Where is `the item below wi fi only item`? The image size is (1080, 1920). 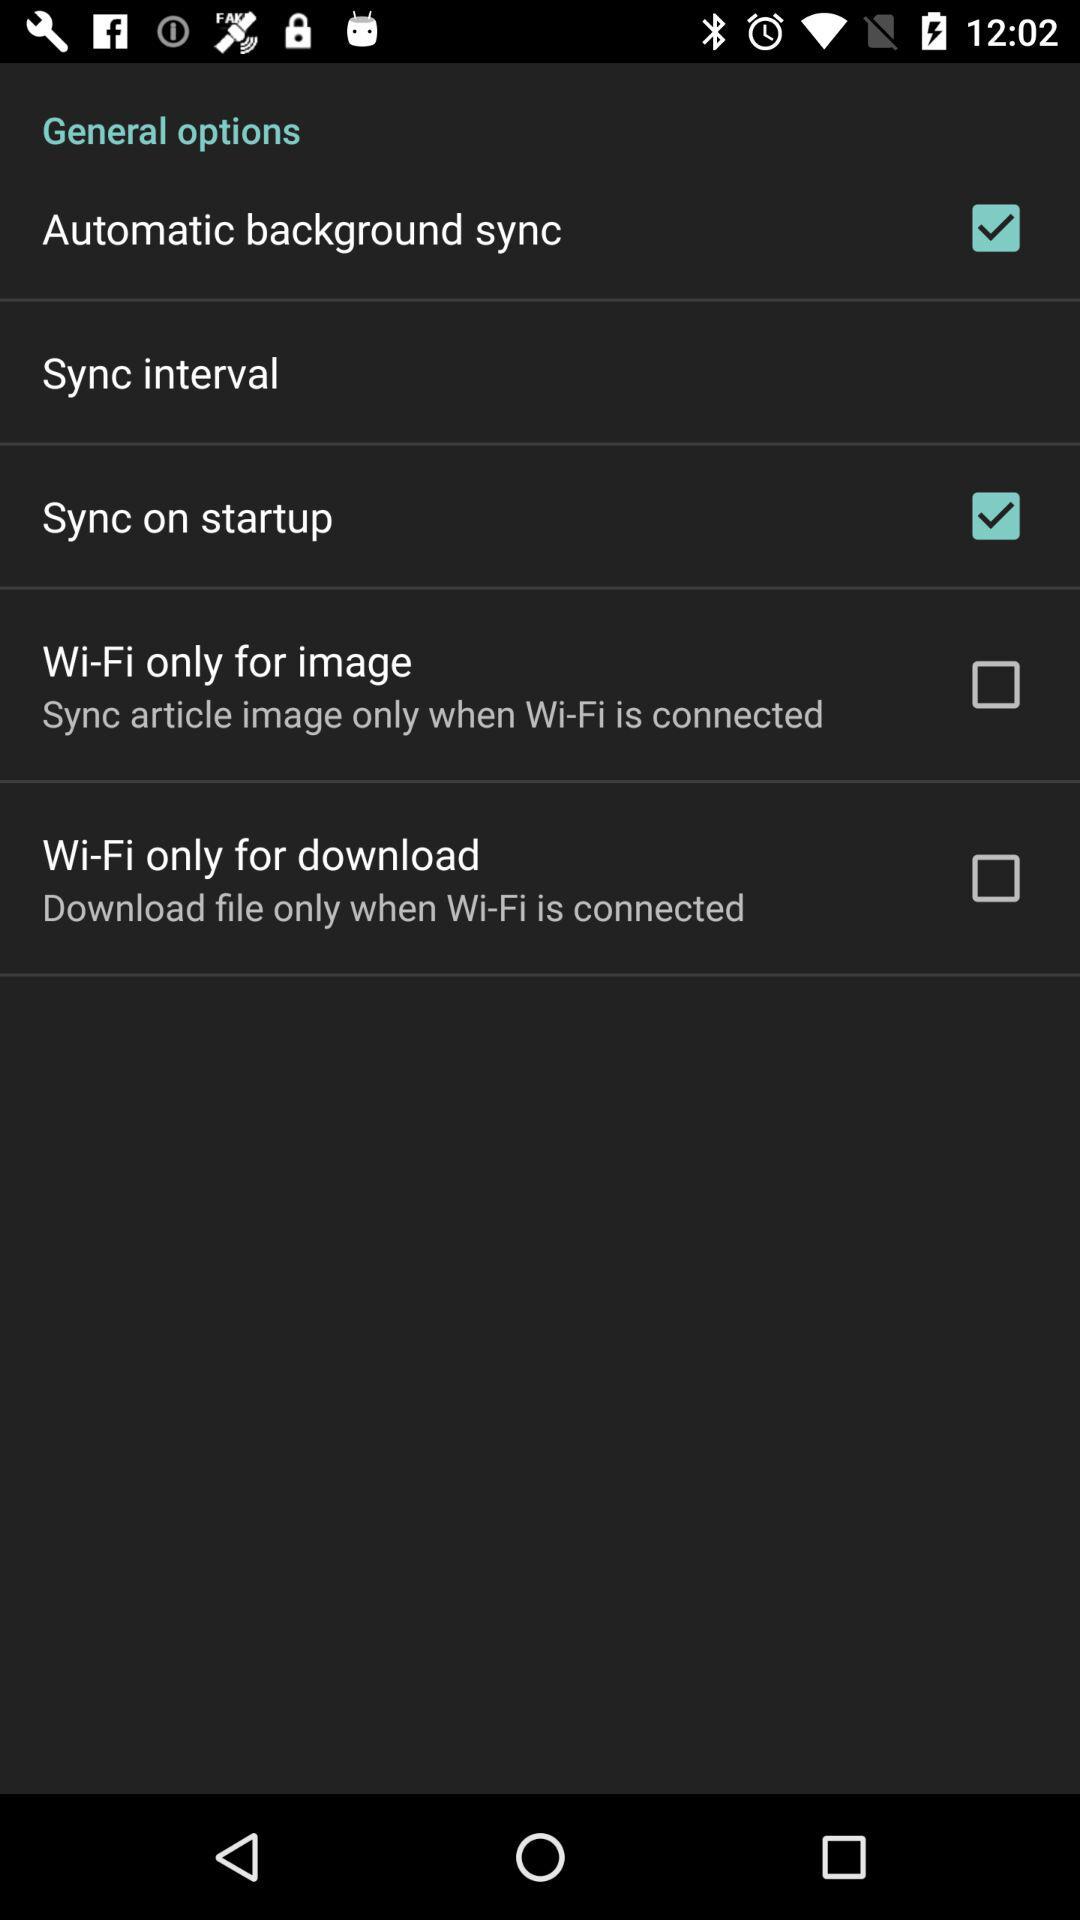 the item below wi fi only item is located at coordinates (432, 713).